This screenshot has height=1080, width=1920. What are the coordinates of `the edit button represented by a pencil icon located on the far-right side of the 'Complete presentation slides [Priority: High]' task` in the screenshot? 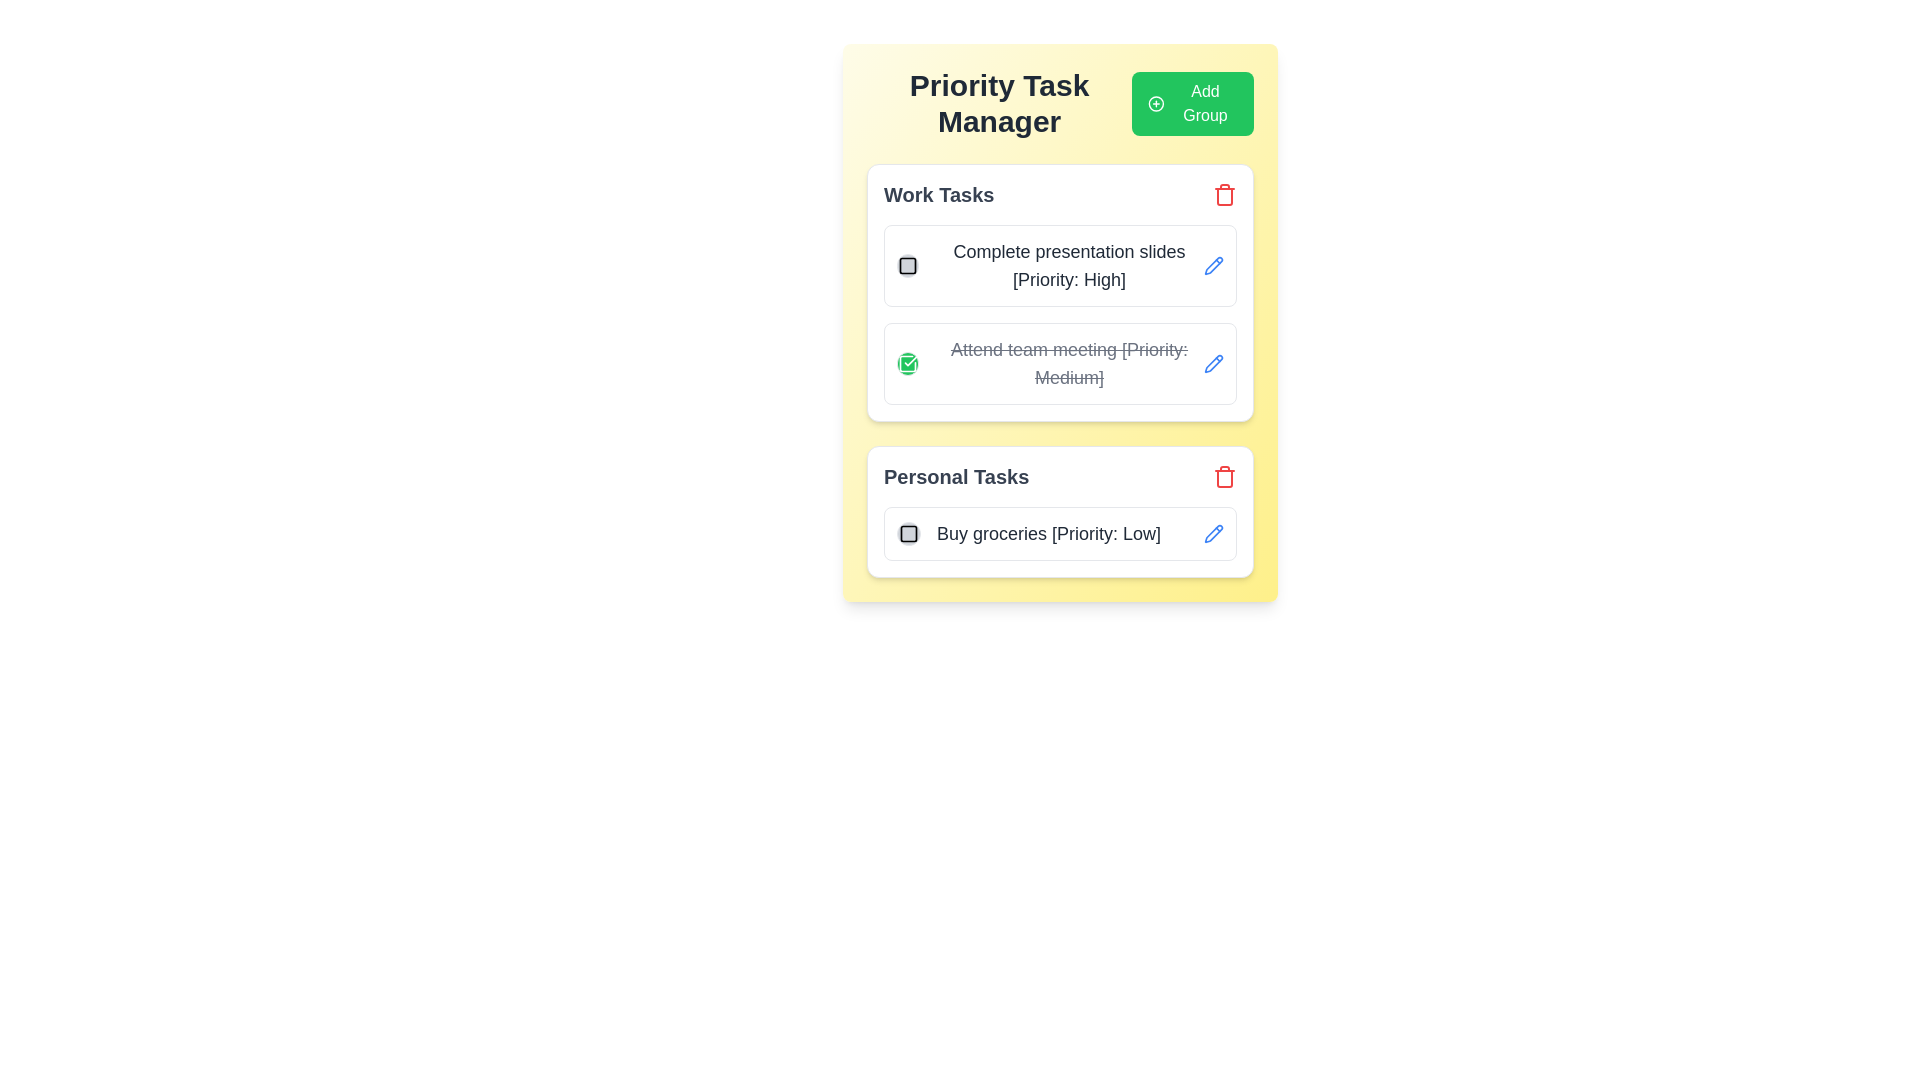 It's located at (1213, 265).